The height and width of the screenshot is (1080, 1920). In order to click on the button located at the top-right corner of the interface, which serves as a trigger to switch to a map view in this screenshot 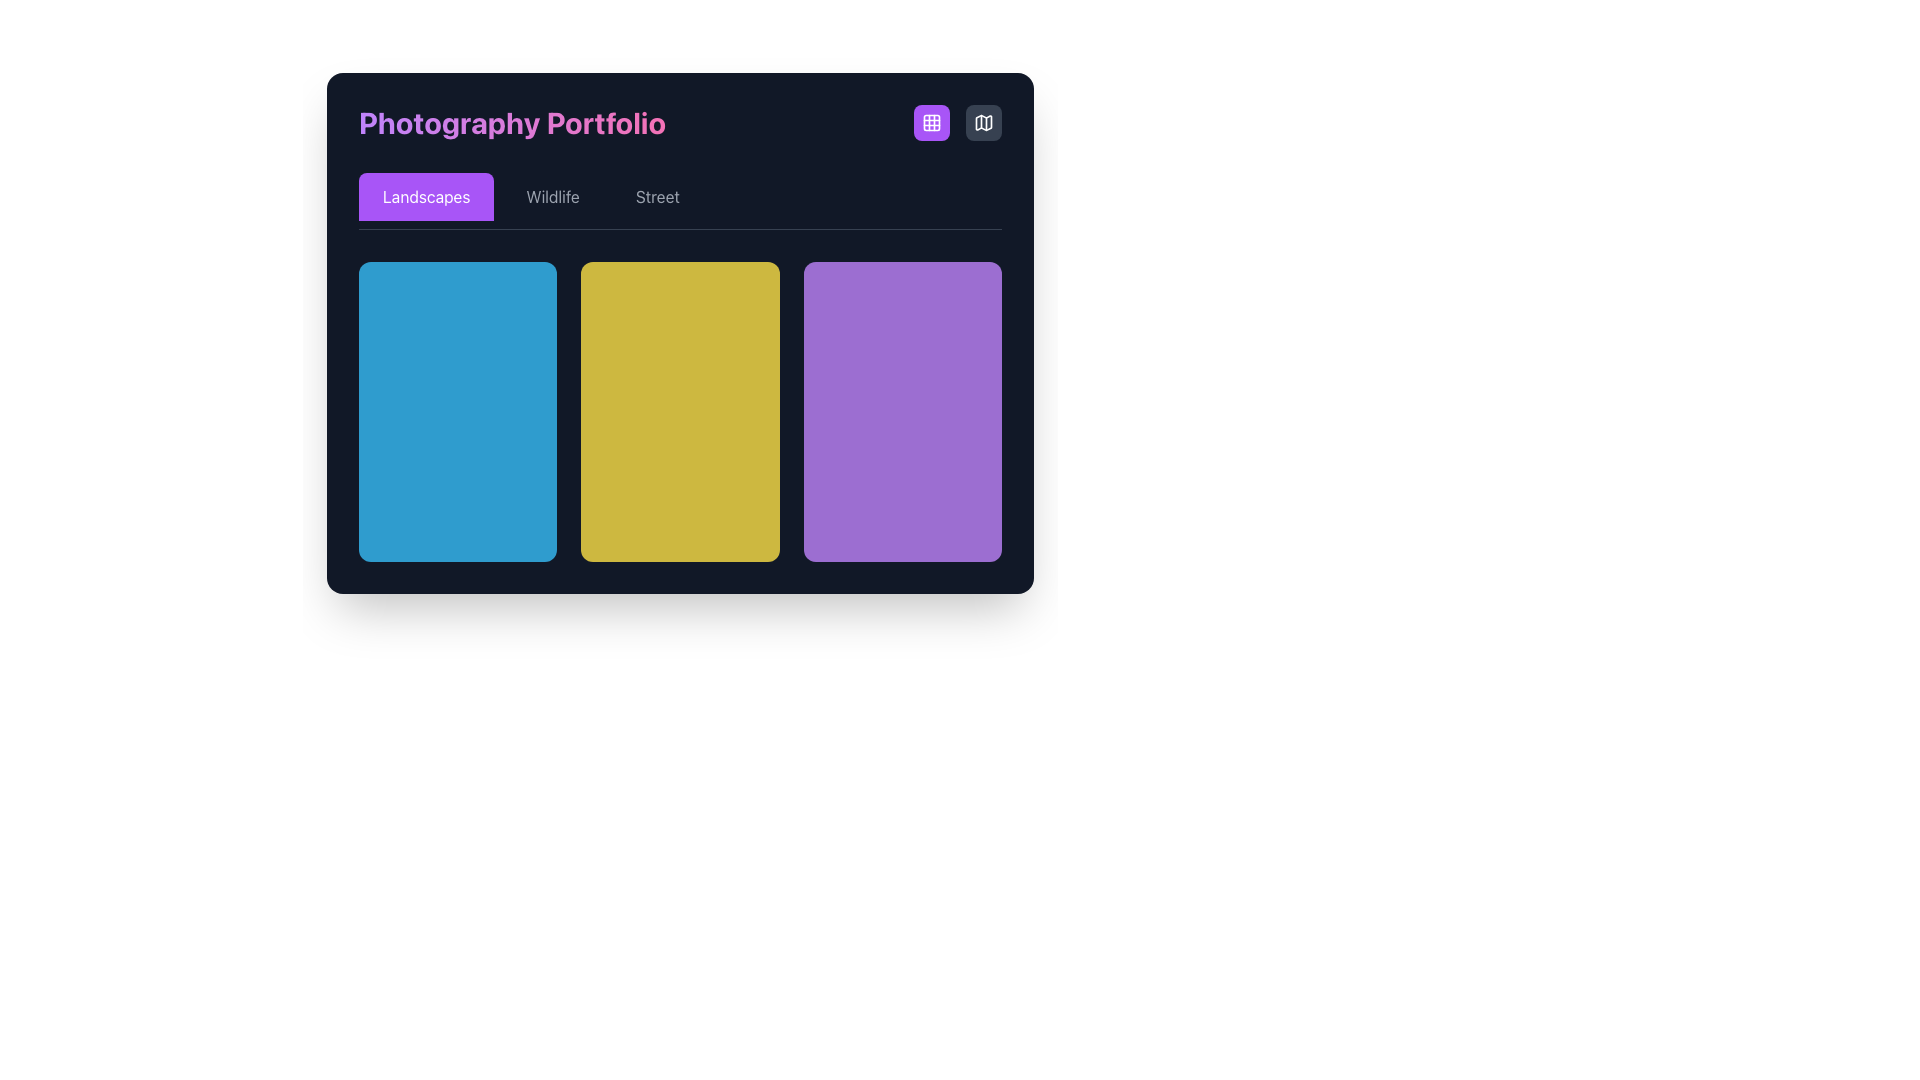, I will do `click(983, 123)`.